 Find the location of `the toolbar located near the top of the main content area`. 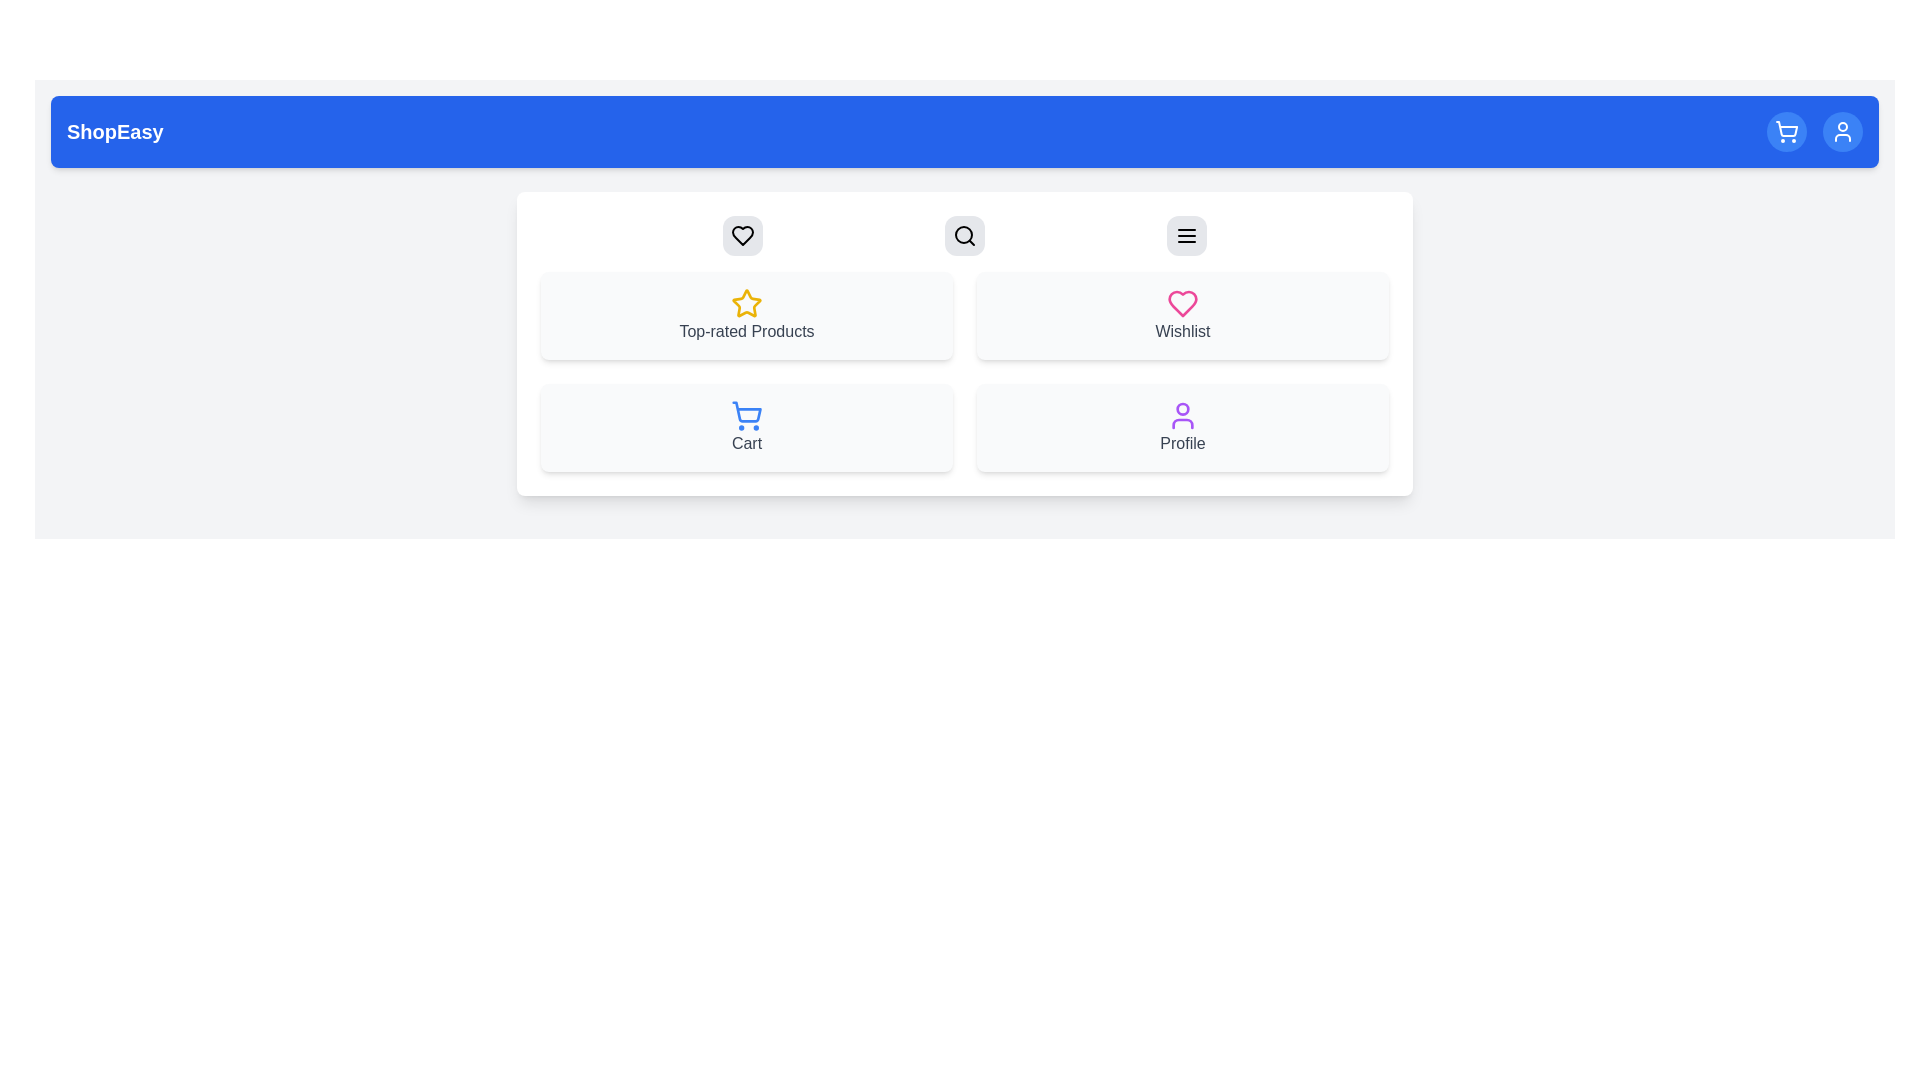

the toolbar located near the top of the main content area is located at coordinates (964, 234).